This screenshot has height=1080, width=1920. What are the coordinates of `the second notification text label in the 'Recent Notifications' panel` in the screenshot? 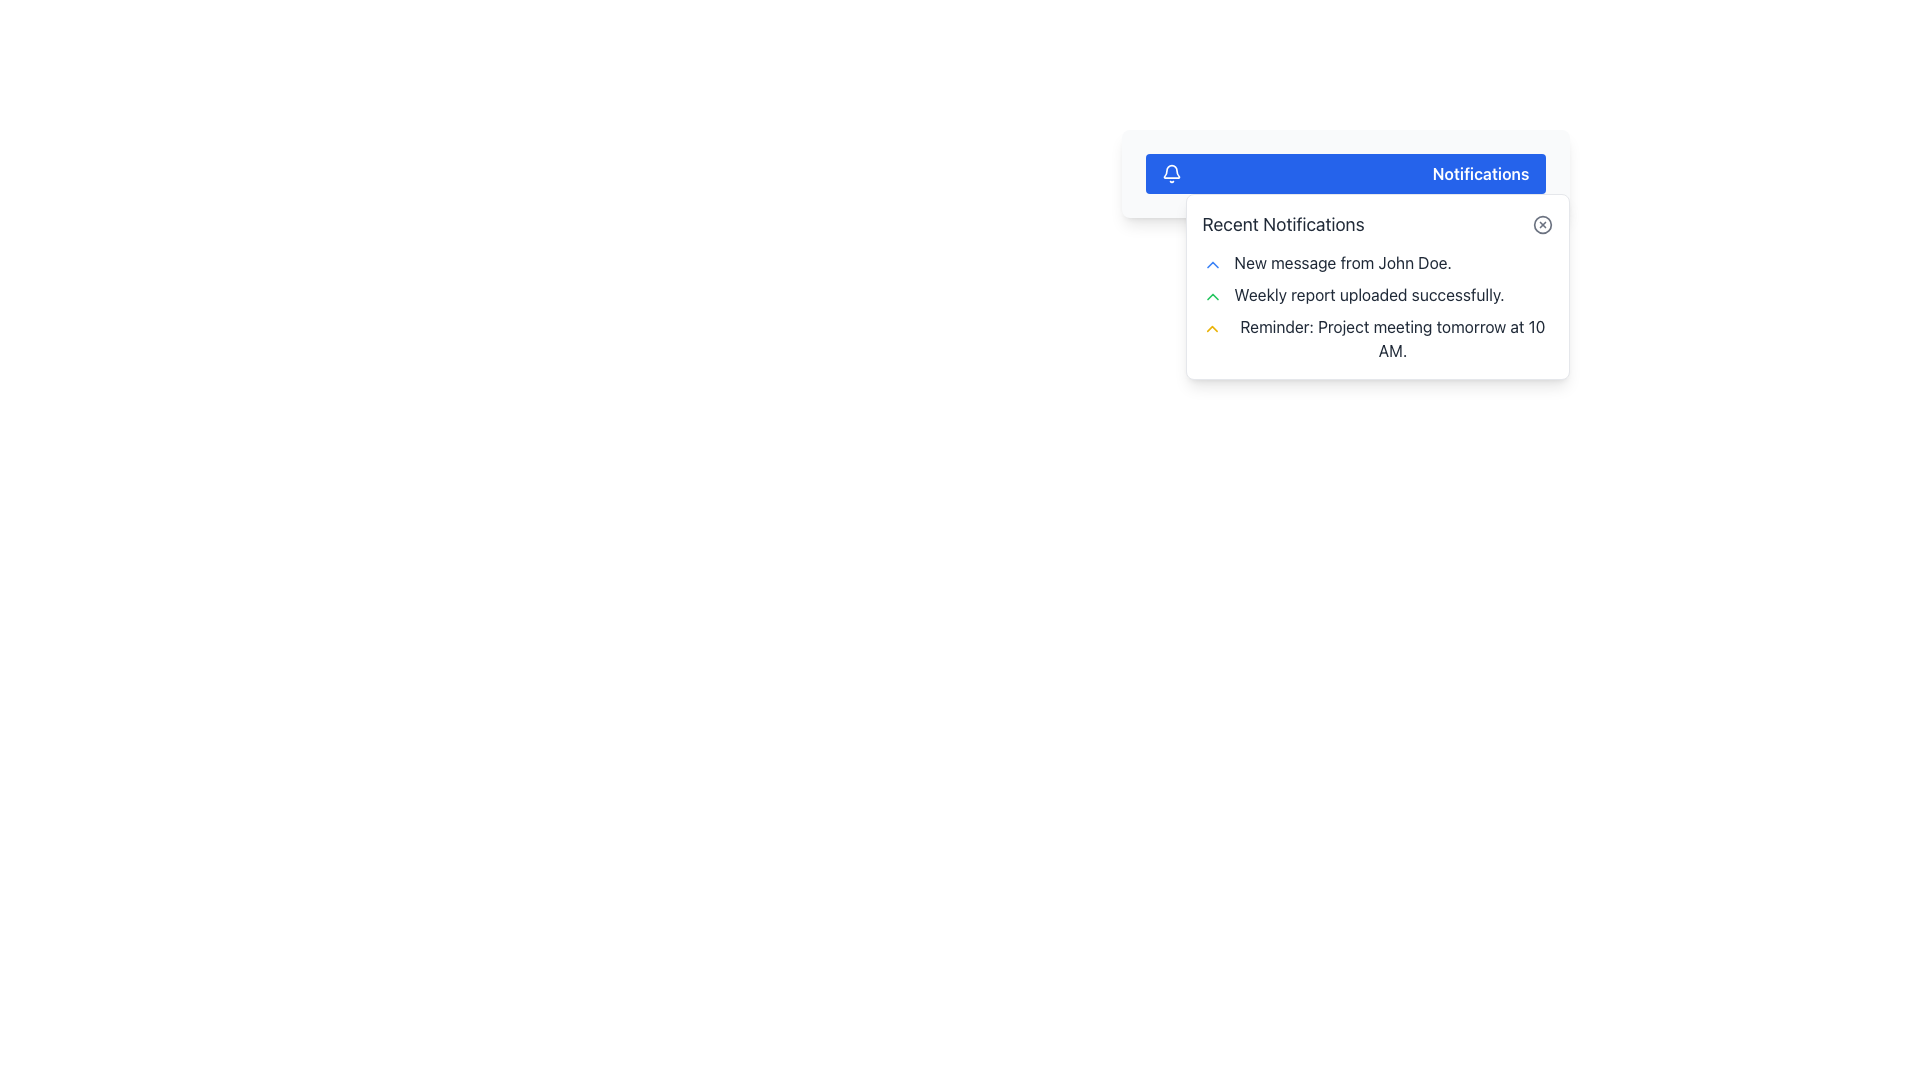 It's located at (1368, 294).